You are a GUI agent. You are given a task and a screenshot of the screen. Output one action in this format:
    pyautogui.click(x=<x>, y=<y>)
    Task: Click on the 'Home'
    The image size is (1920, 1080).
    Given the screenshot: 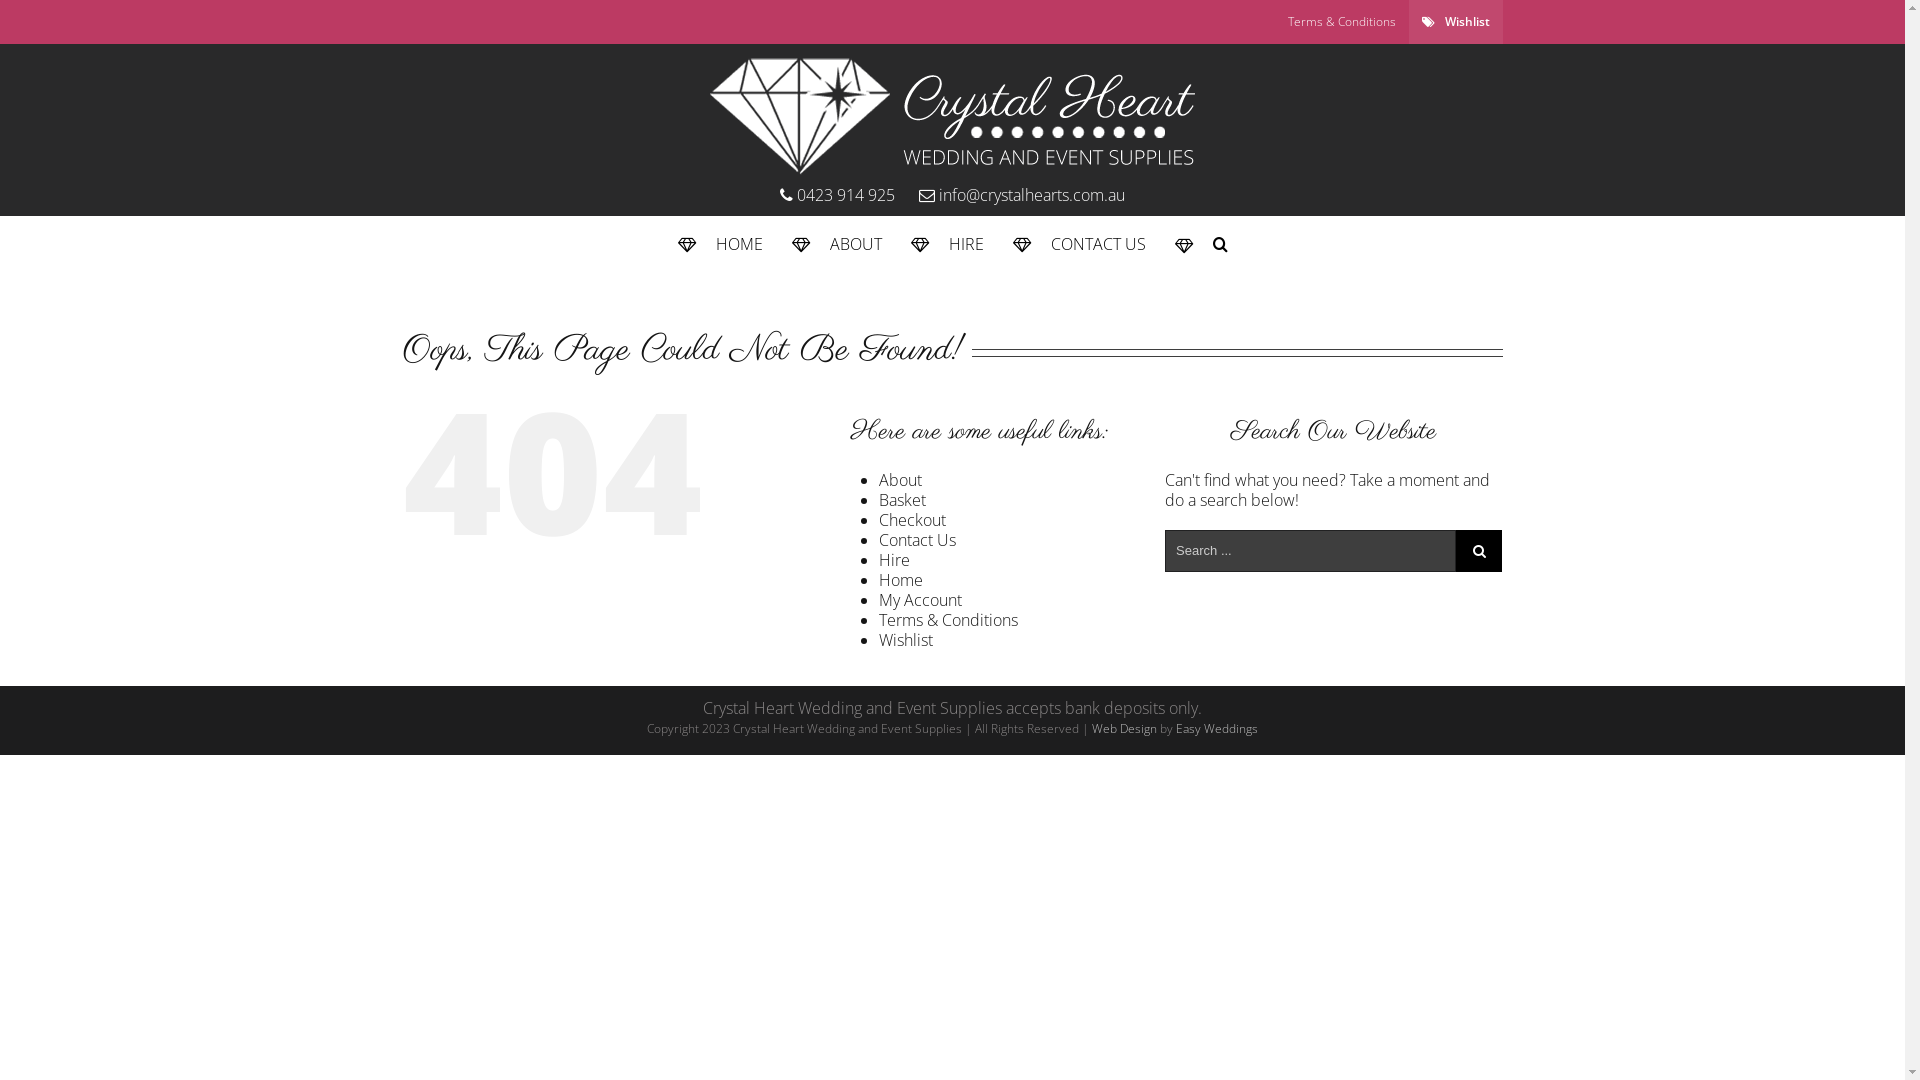 What is the action you would take?
    pyautogui.click(x=878, y=579)
    